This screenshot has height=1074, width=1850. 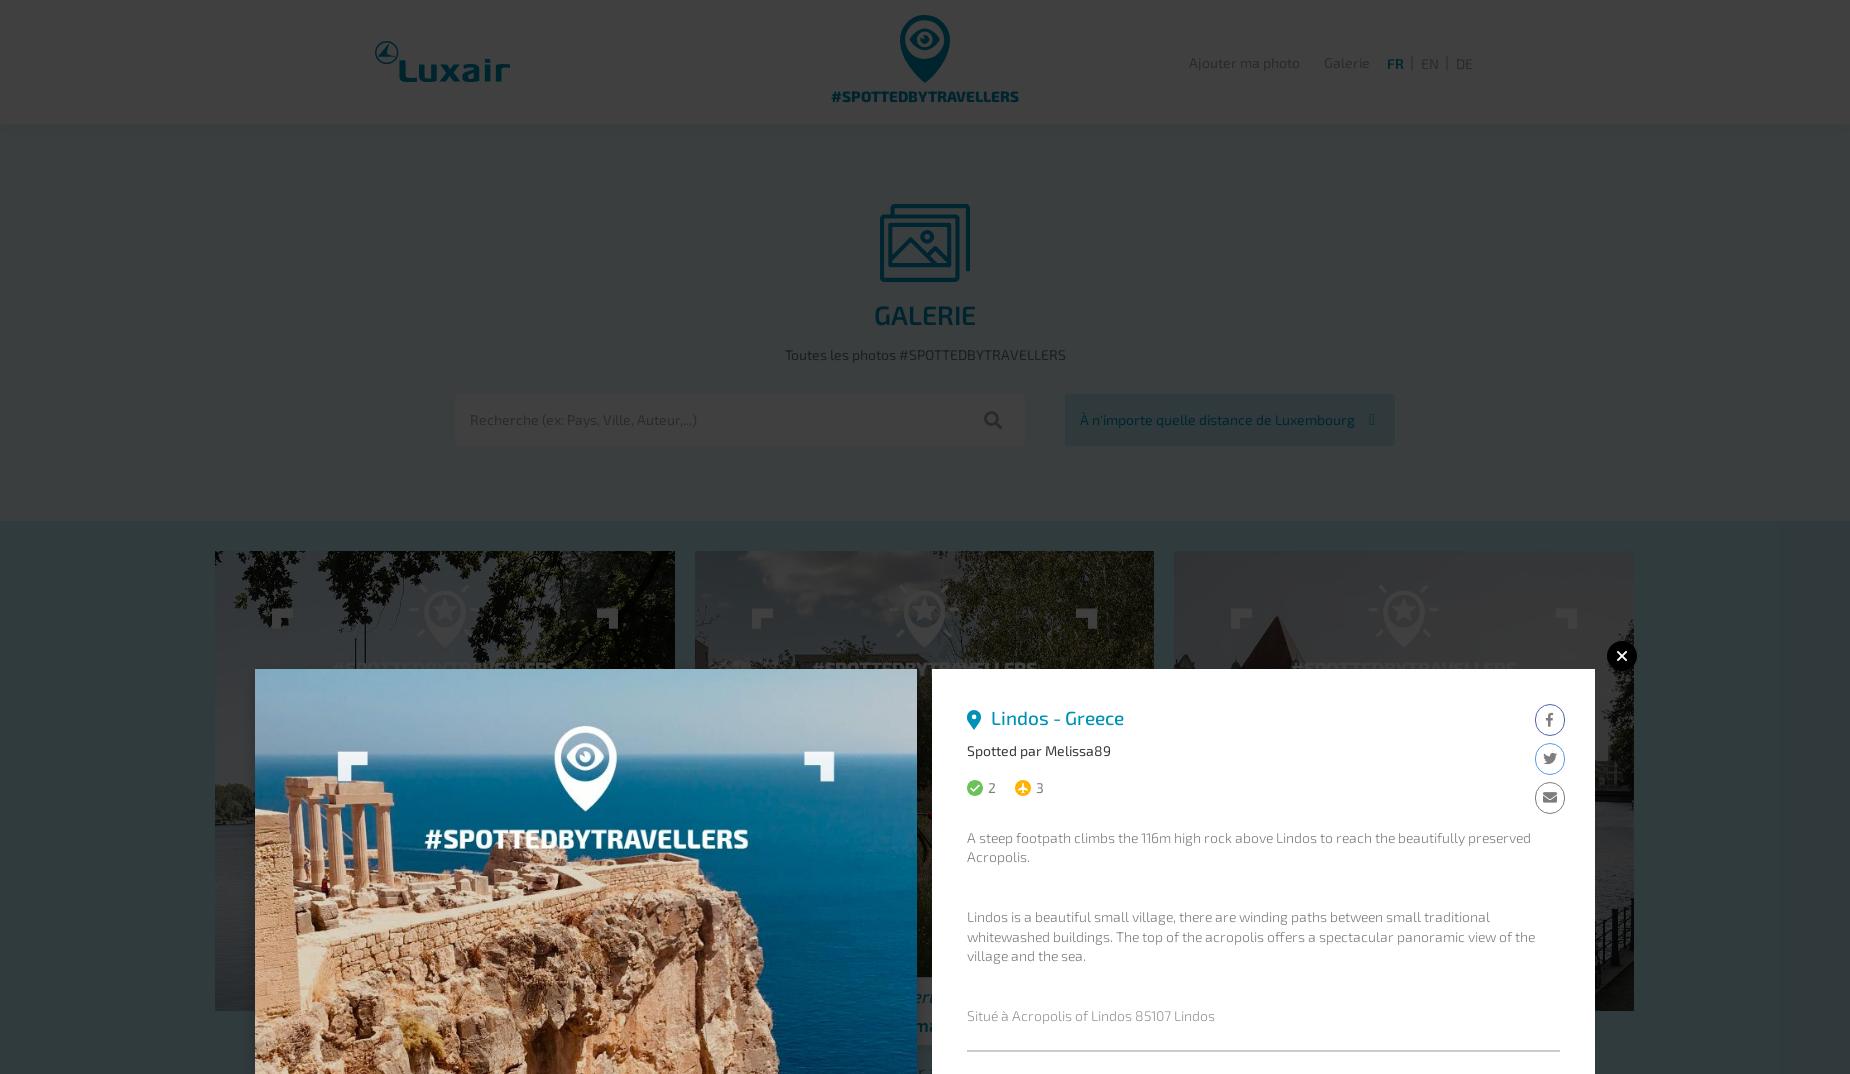 What do you see at coordinates (985, 785) in the screenshot?
I see `'2'` at bounding box center [985, 785].